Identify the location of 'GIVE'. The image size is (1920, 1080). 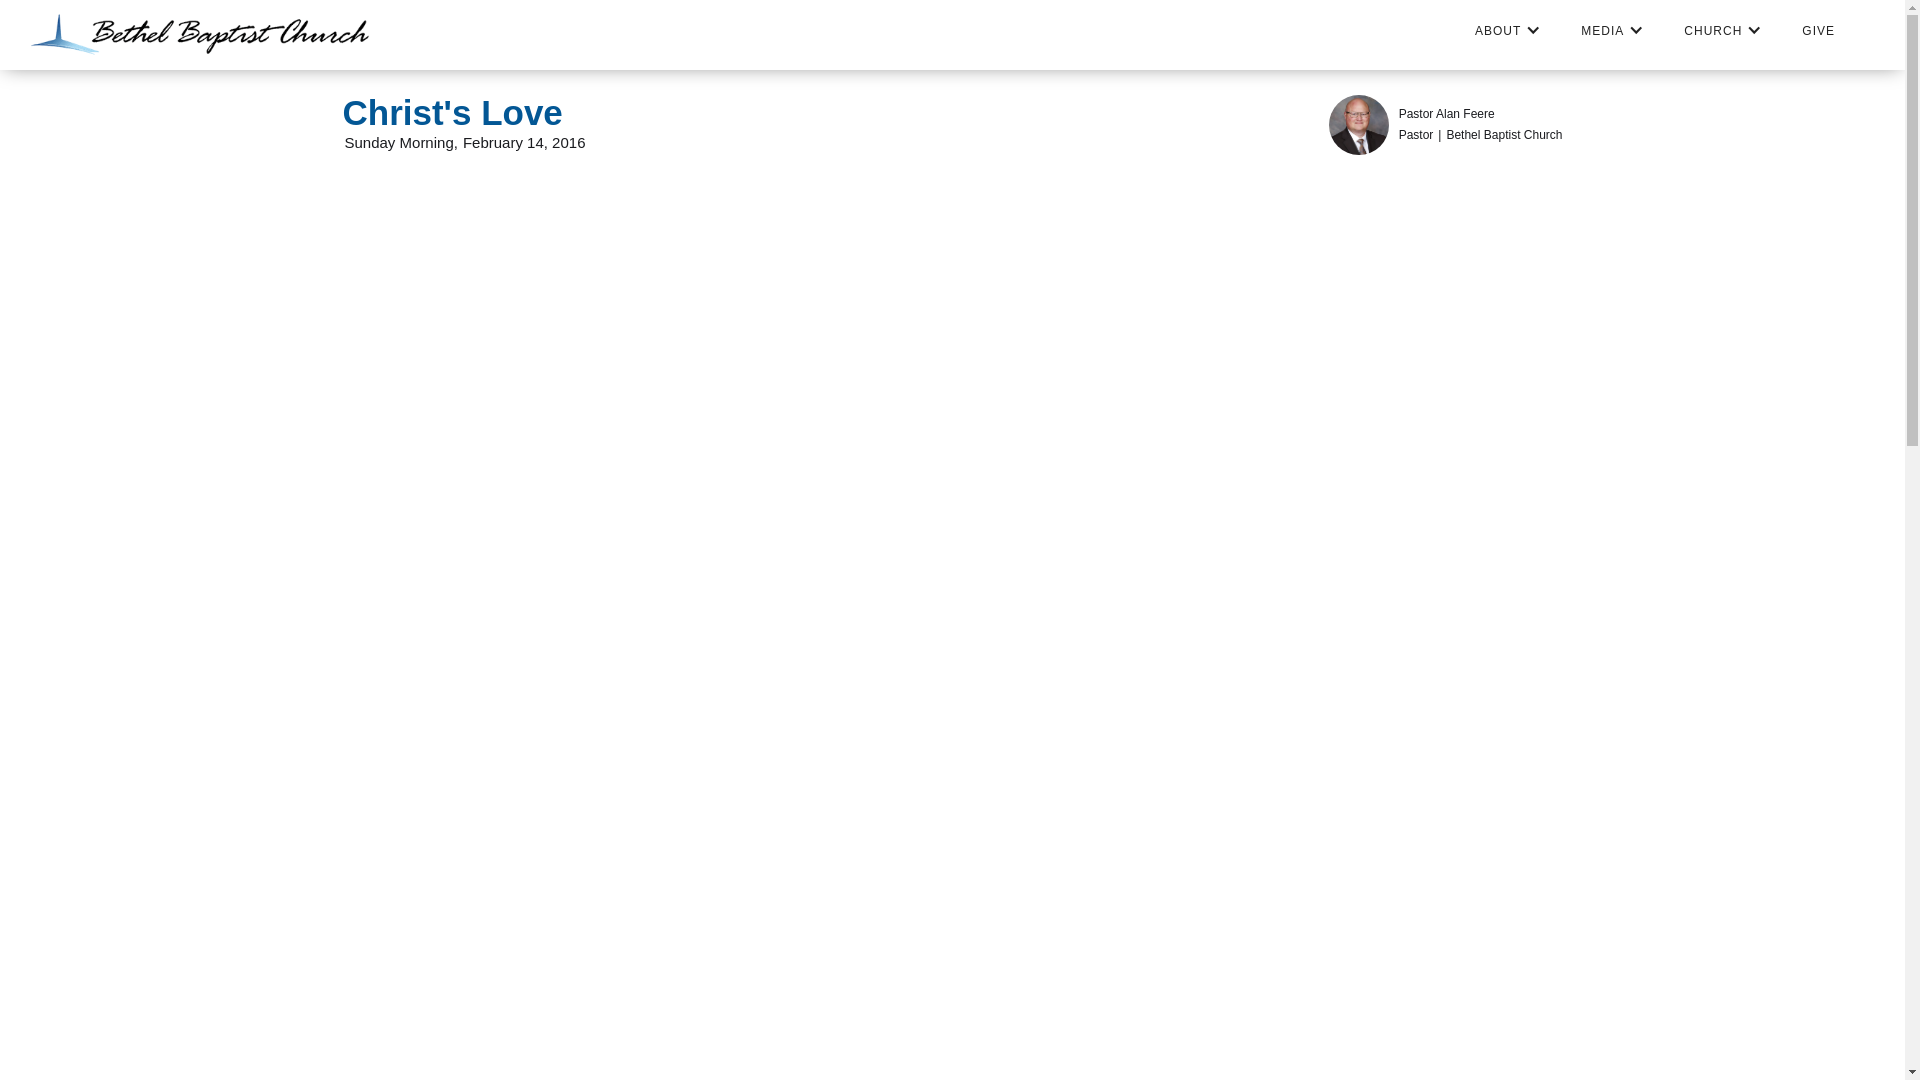
(1818, 30).